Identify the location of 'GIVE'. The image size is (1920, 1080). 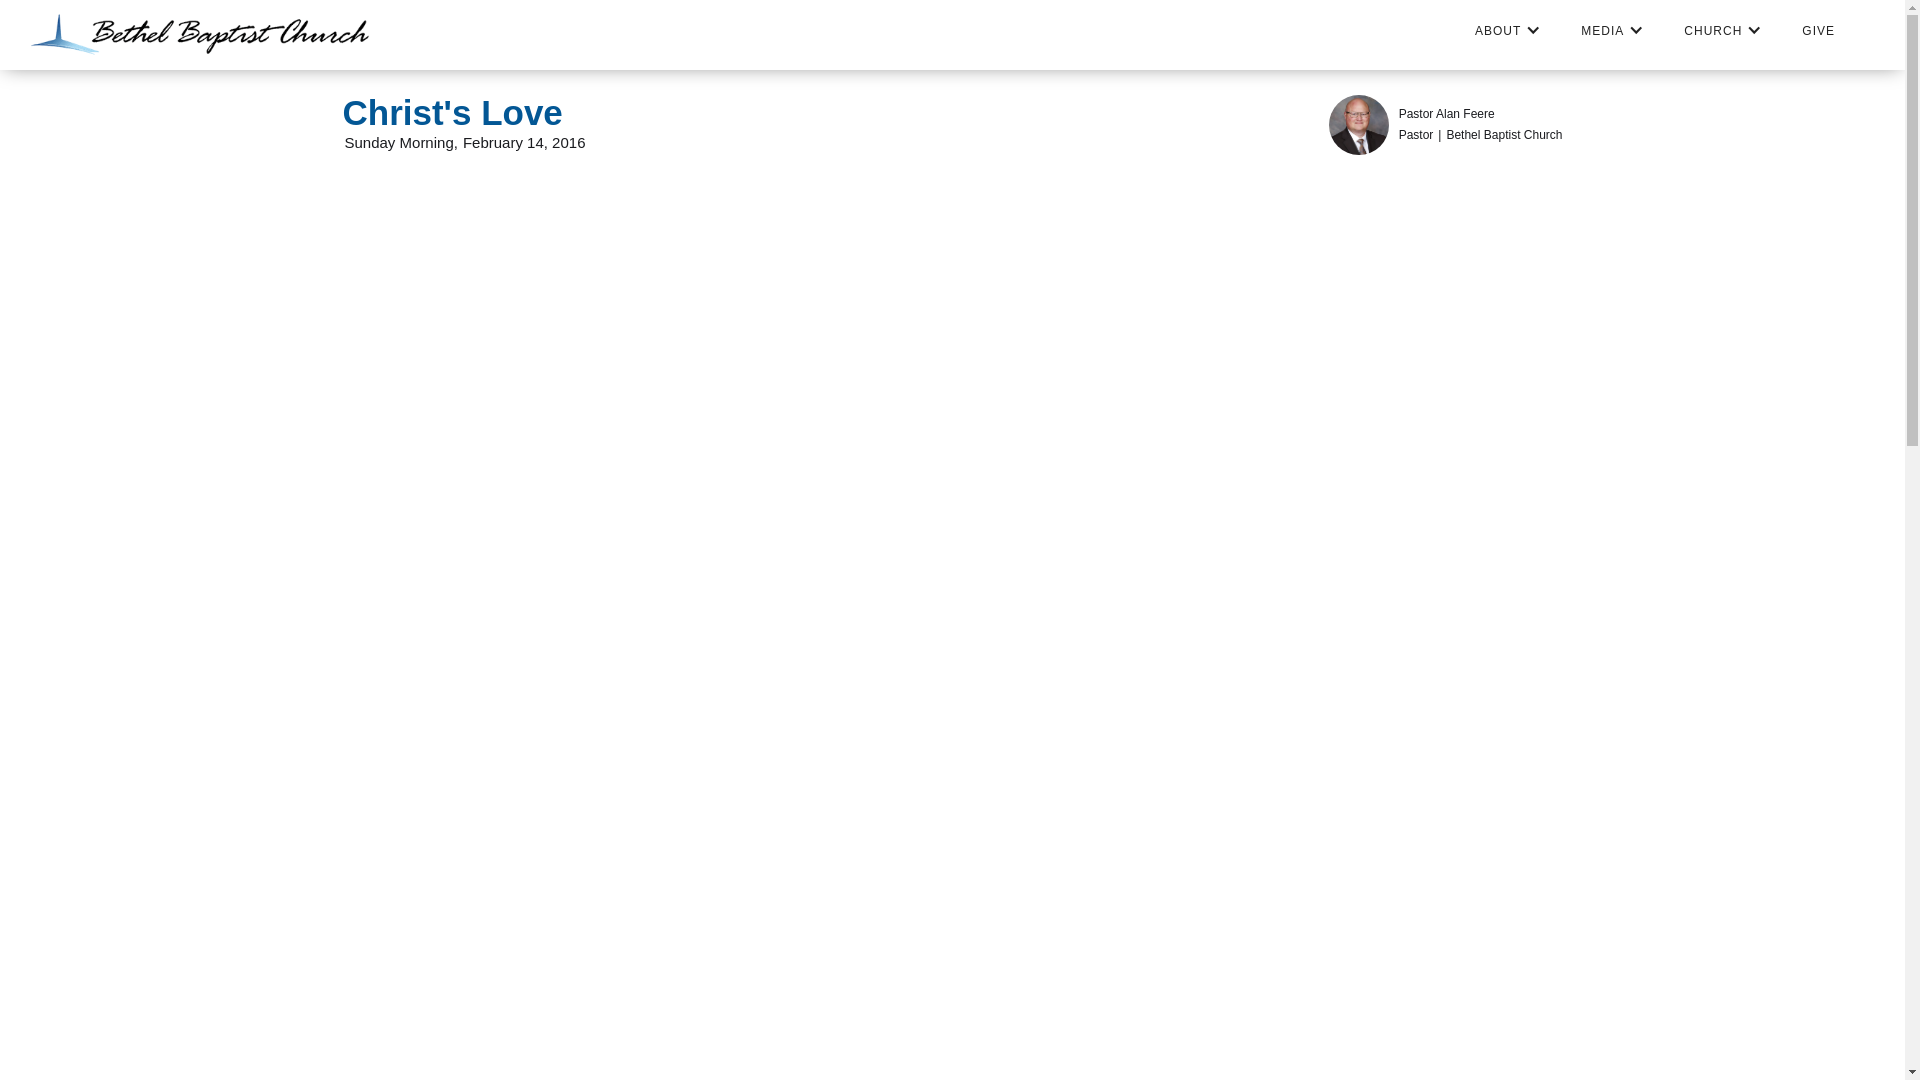
(1818, 30).